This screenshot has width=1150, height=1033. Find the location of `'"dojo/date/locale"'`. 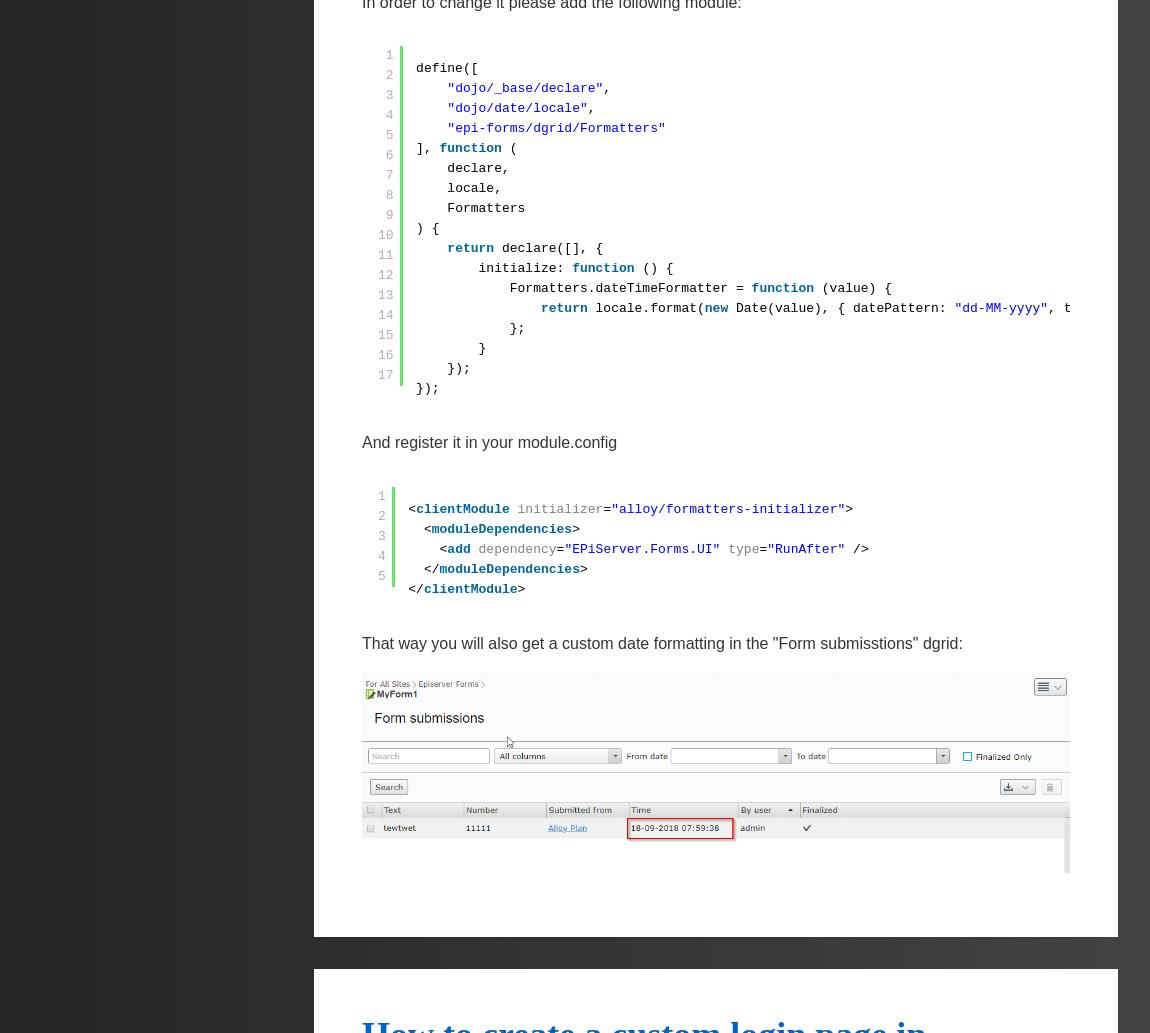

'"dojo/date/locale"' is located at coordinates (517, 108).